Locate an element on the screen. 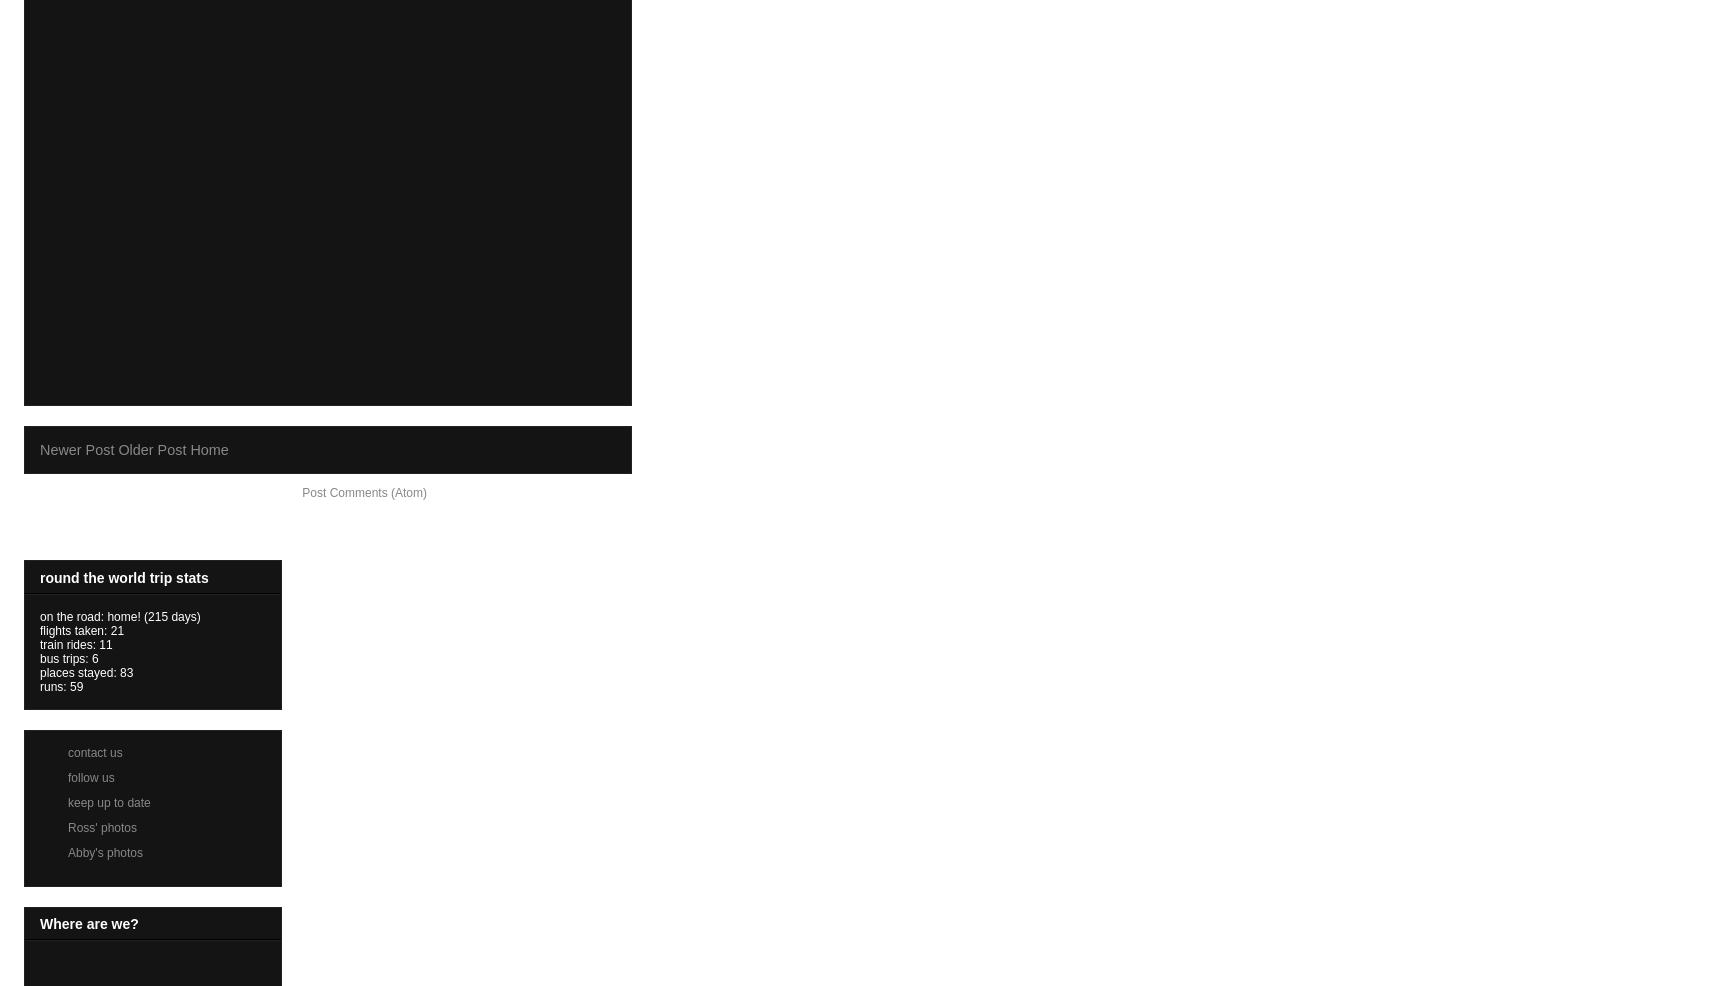  'Abby's photos' is located at coordinates (67, 851).